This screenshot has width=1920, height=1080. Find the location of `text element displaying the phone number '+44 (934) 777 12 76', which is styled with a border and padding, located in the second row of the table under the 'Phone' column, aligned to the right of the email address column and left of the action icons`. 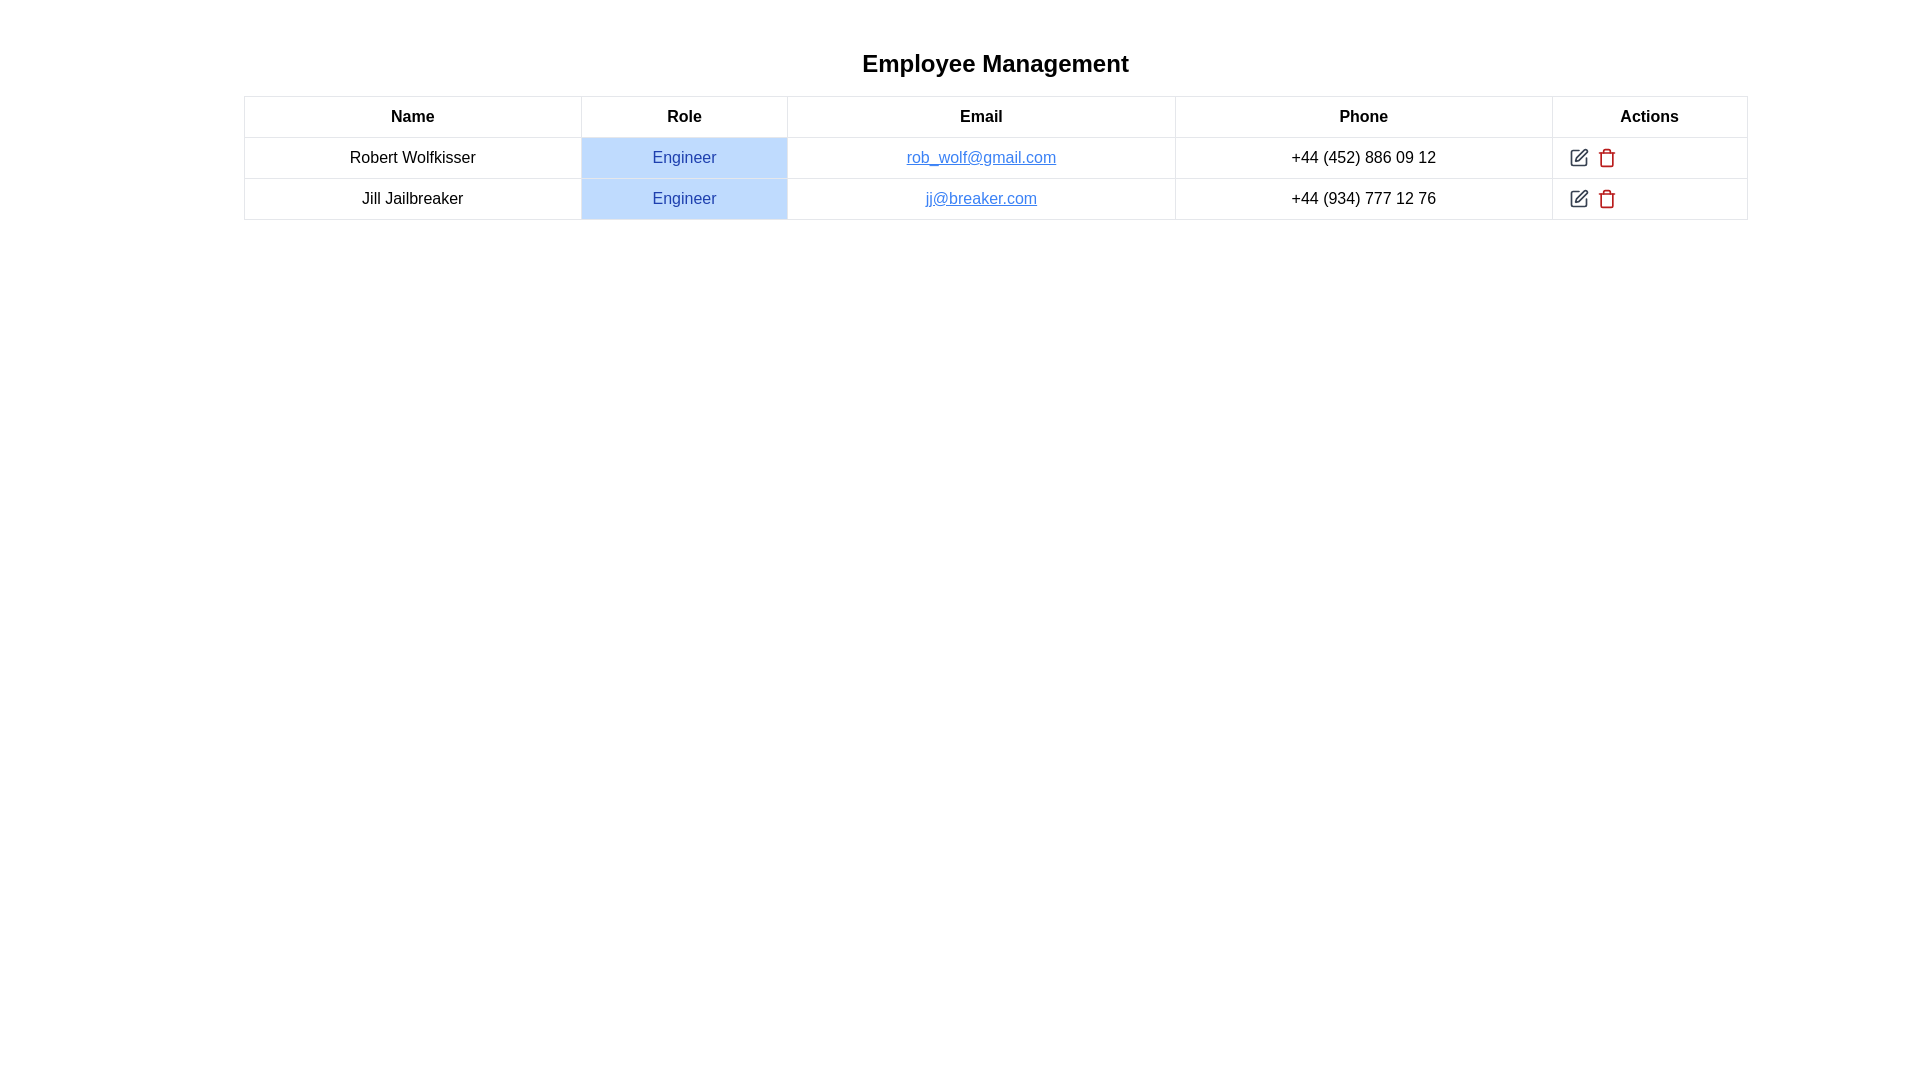

text element displaying the phone number '+44 (934) 777 12 76', which is styled with a border and padding, located in the second row of the table under the 'Phone' column, aligned to the right of the email address column and left of the action icons is located at coordinates (1362, 199).